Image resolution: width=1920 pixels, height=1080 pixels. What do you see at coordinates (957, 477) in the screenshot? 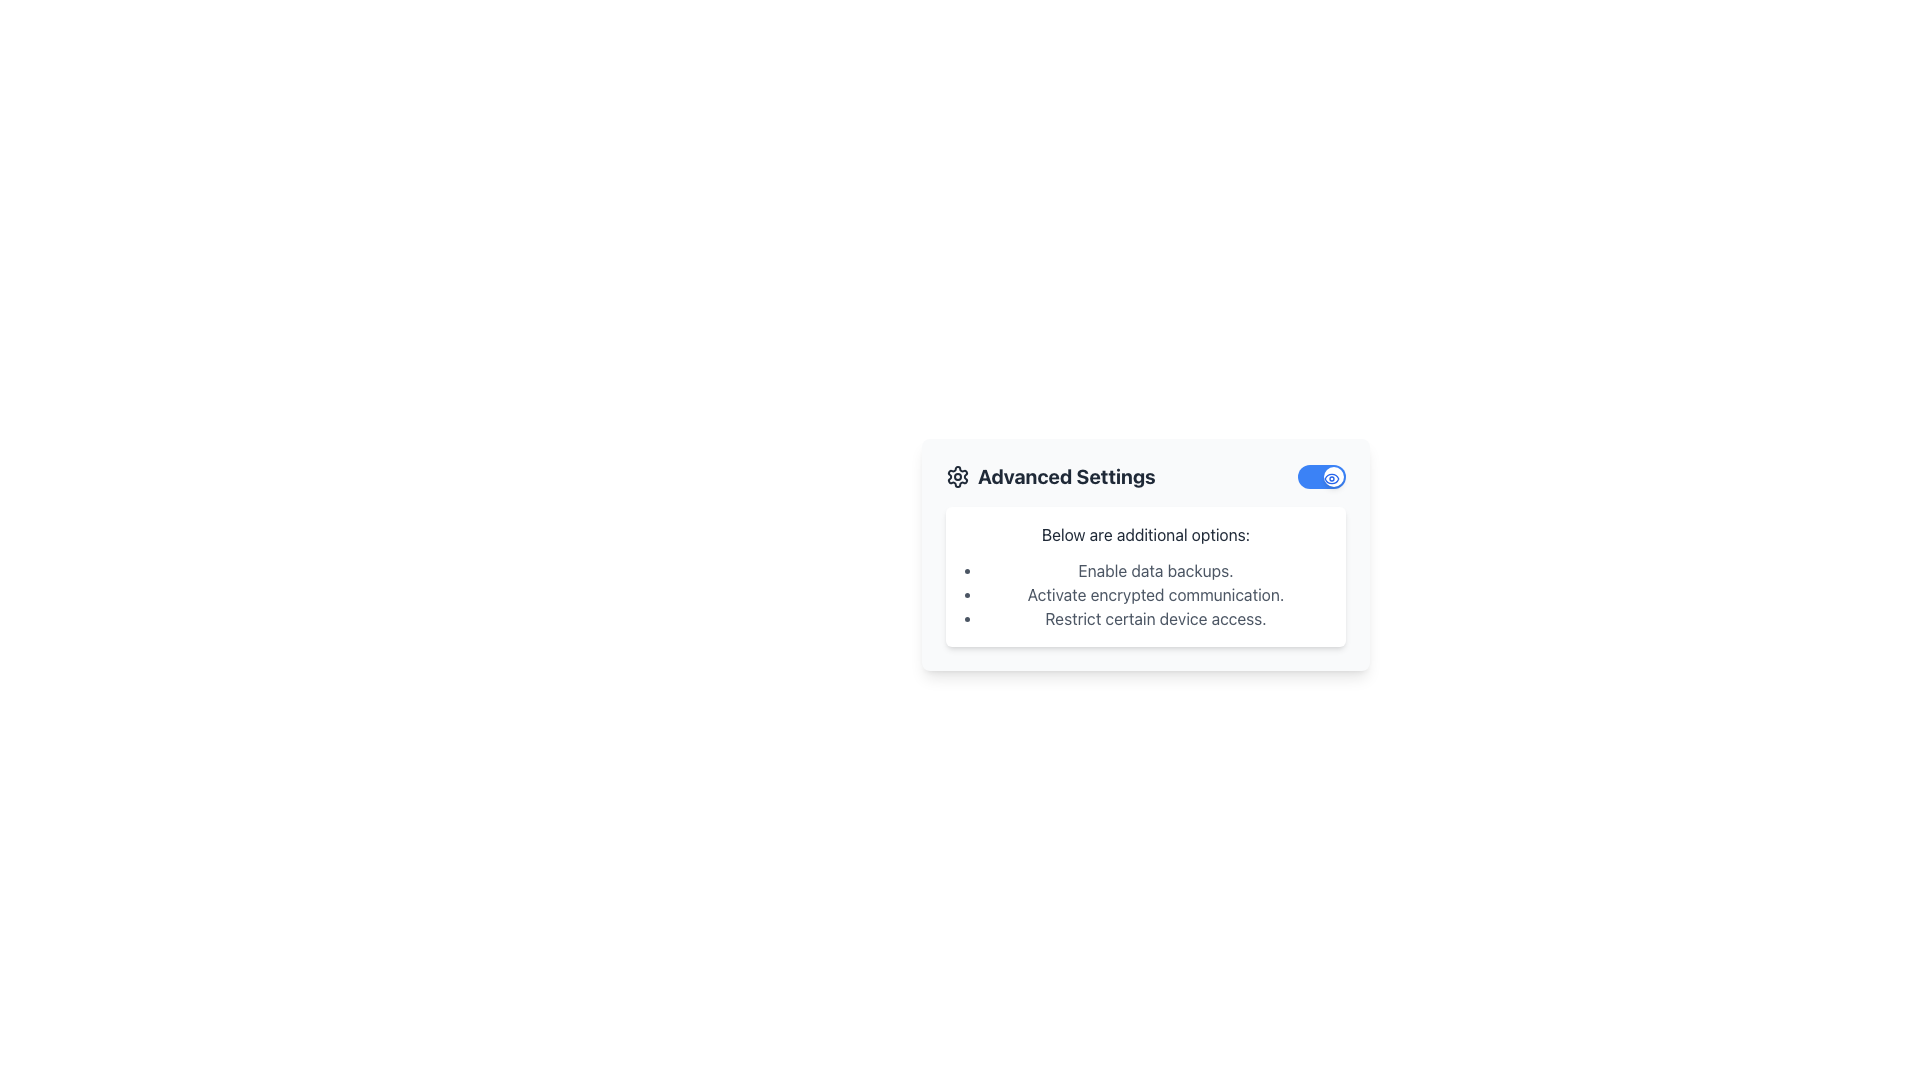
I see `the gear-shaped icon resembling a settings symbol located to the left of the text 'Advanced Settings'` at bounding box center [957, 477].